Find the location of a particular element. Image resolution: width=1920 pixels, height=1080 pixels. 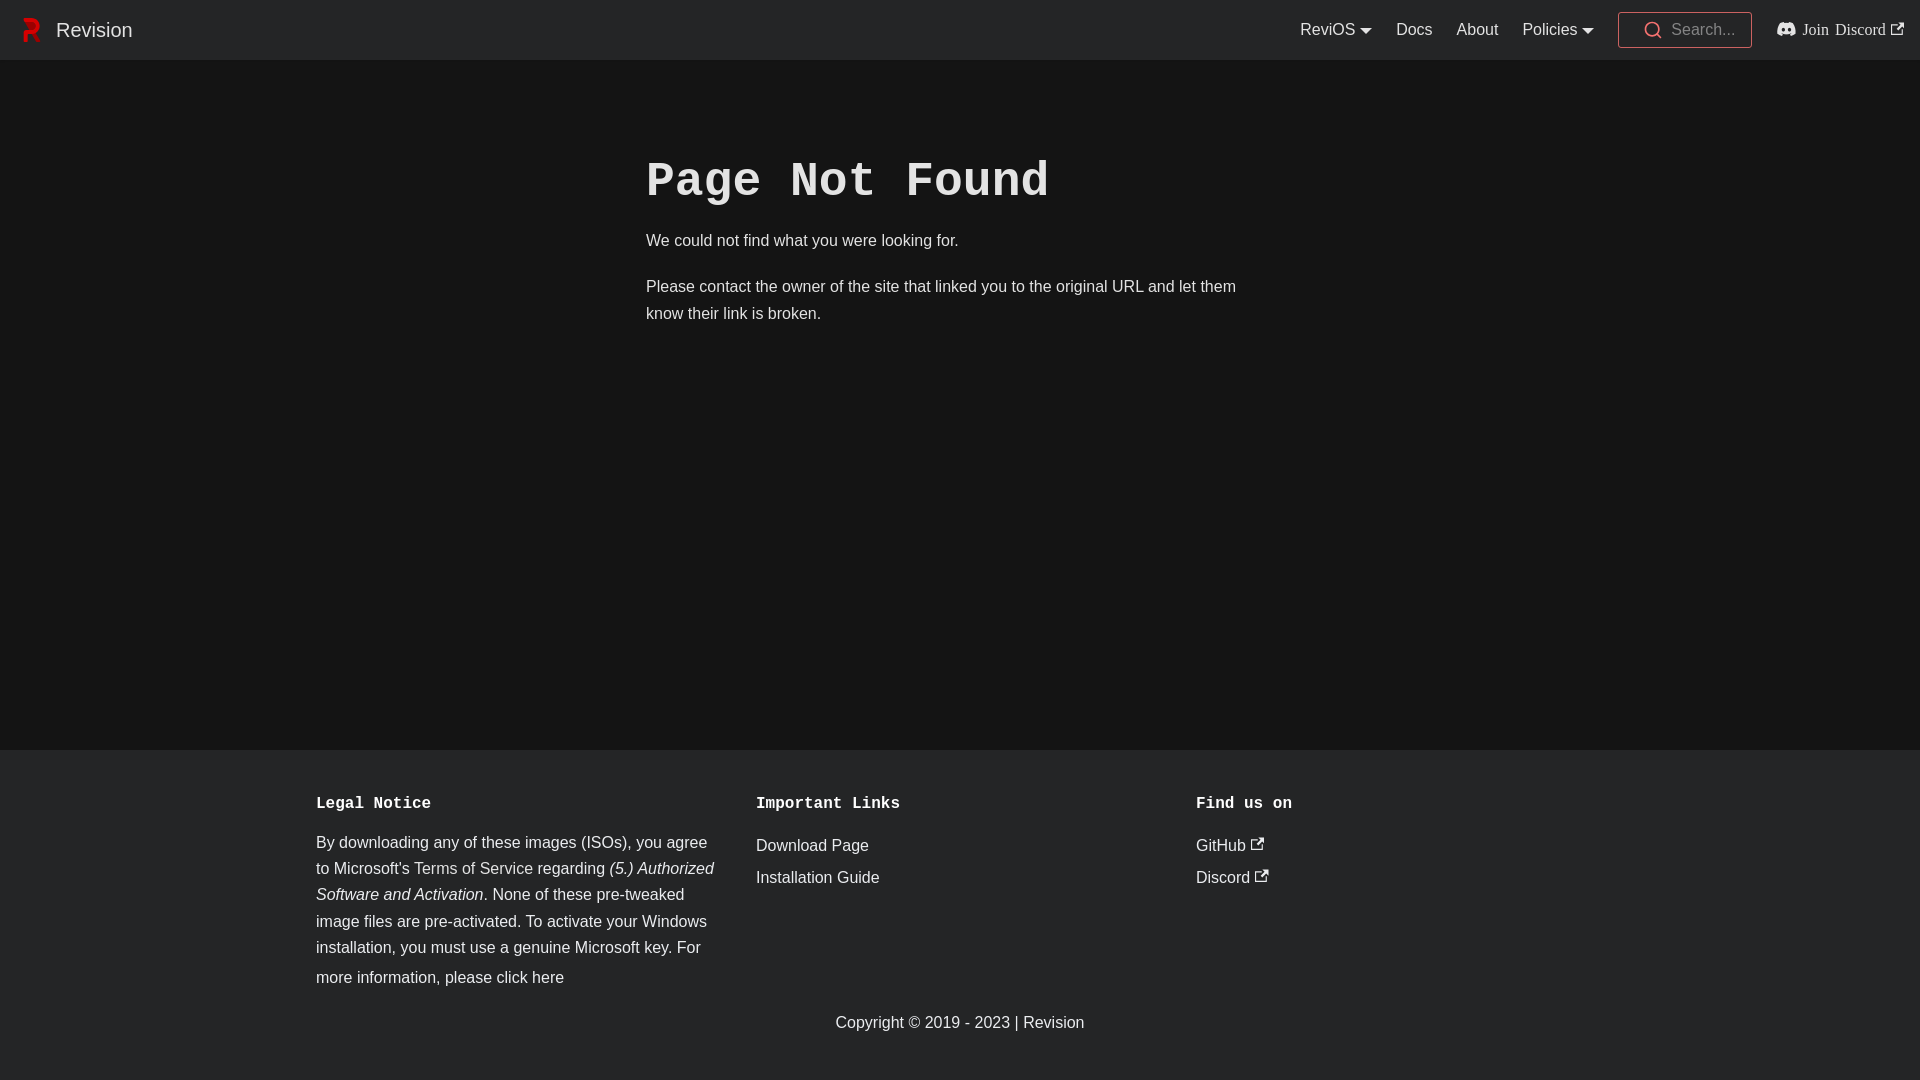

'Policies' is located at coordinates (1557, 29).